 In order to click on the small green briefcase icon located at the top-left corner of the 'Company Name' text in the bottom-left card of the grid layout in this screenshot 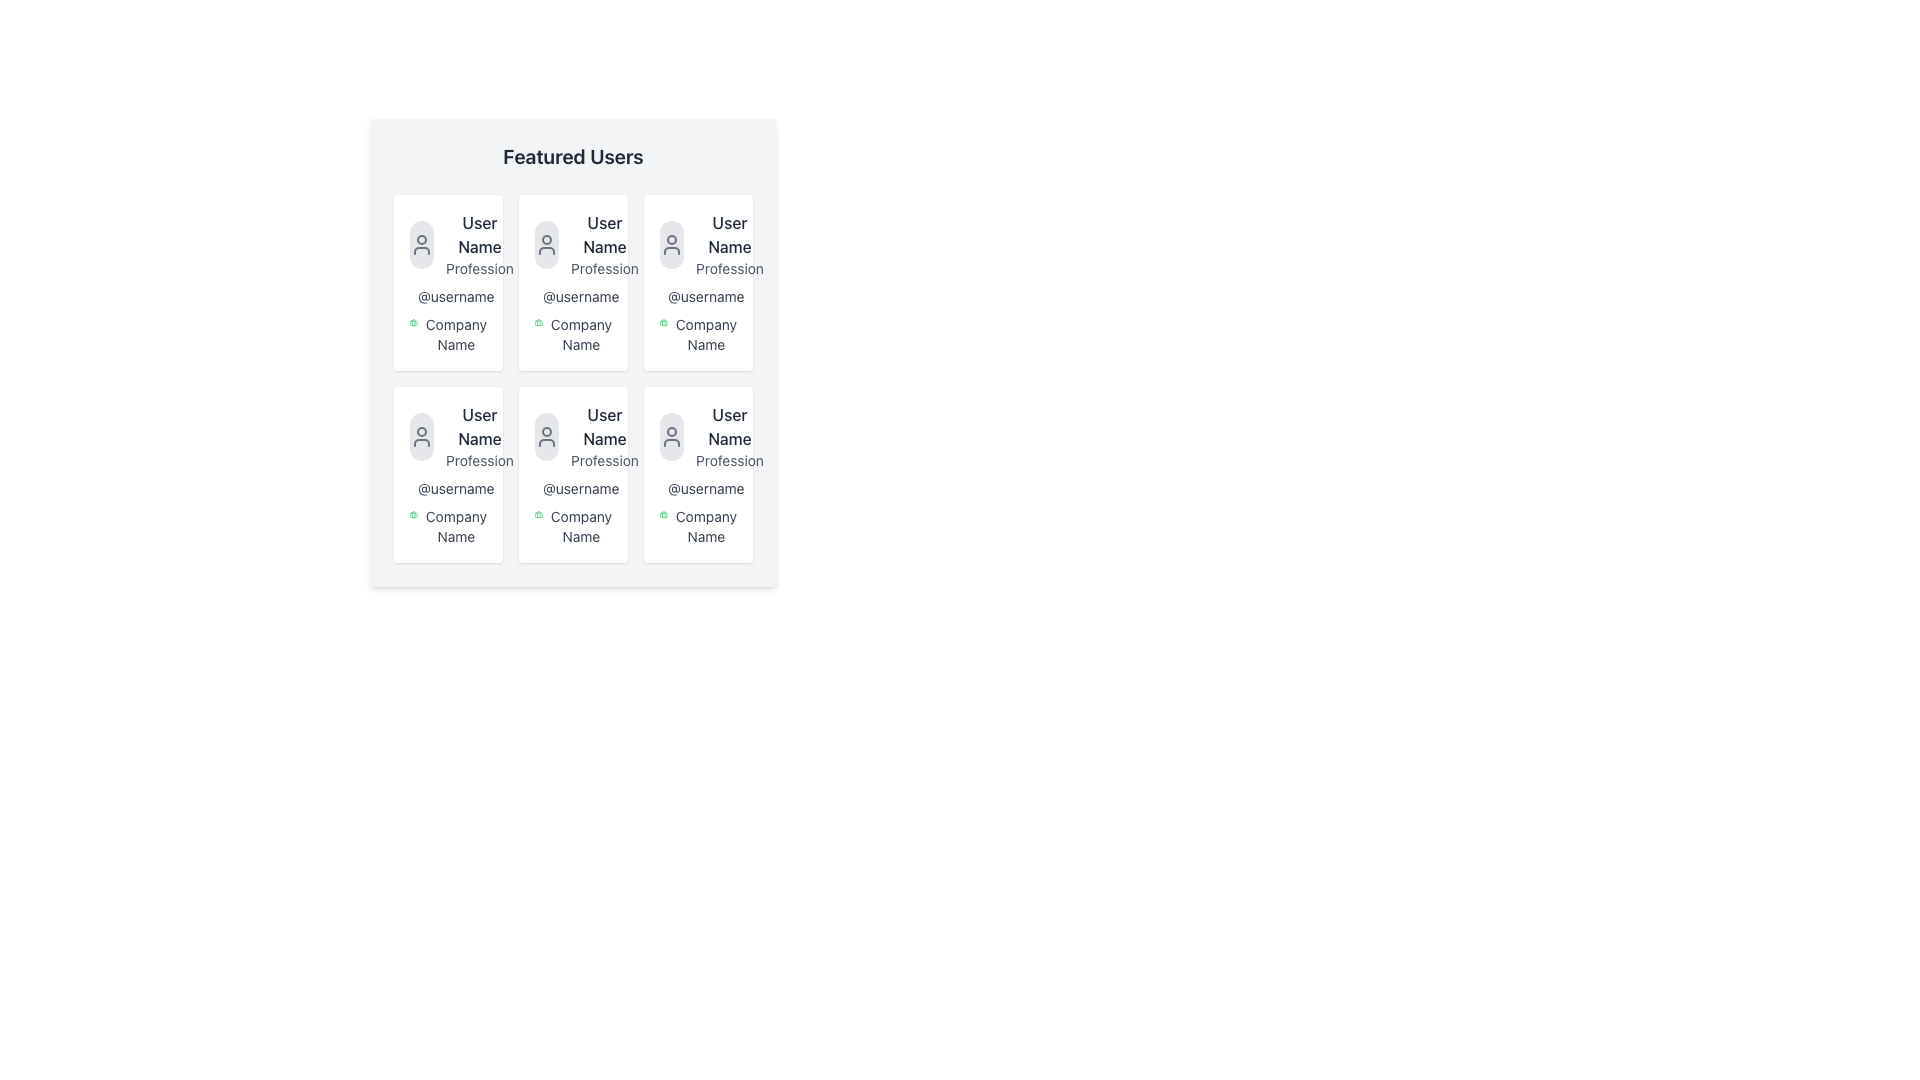, I will do `click(412, 514)`.